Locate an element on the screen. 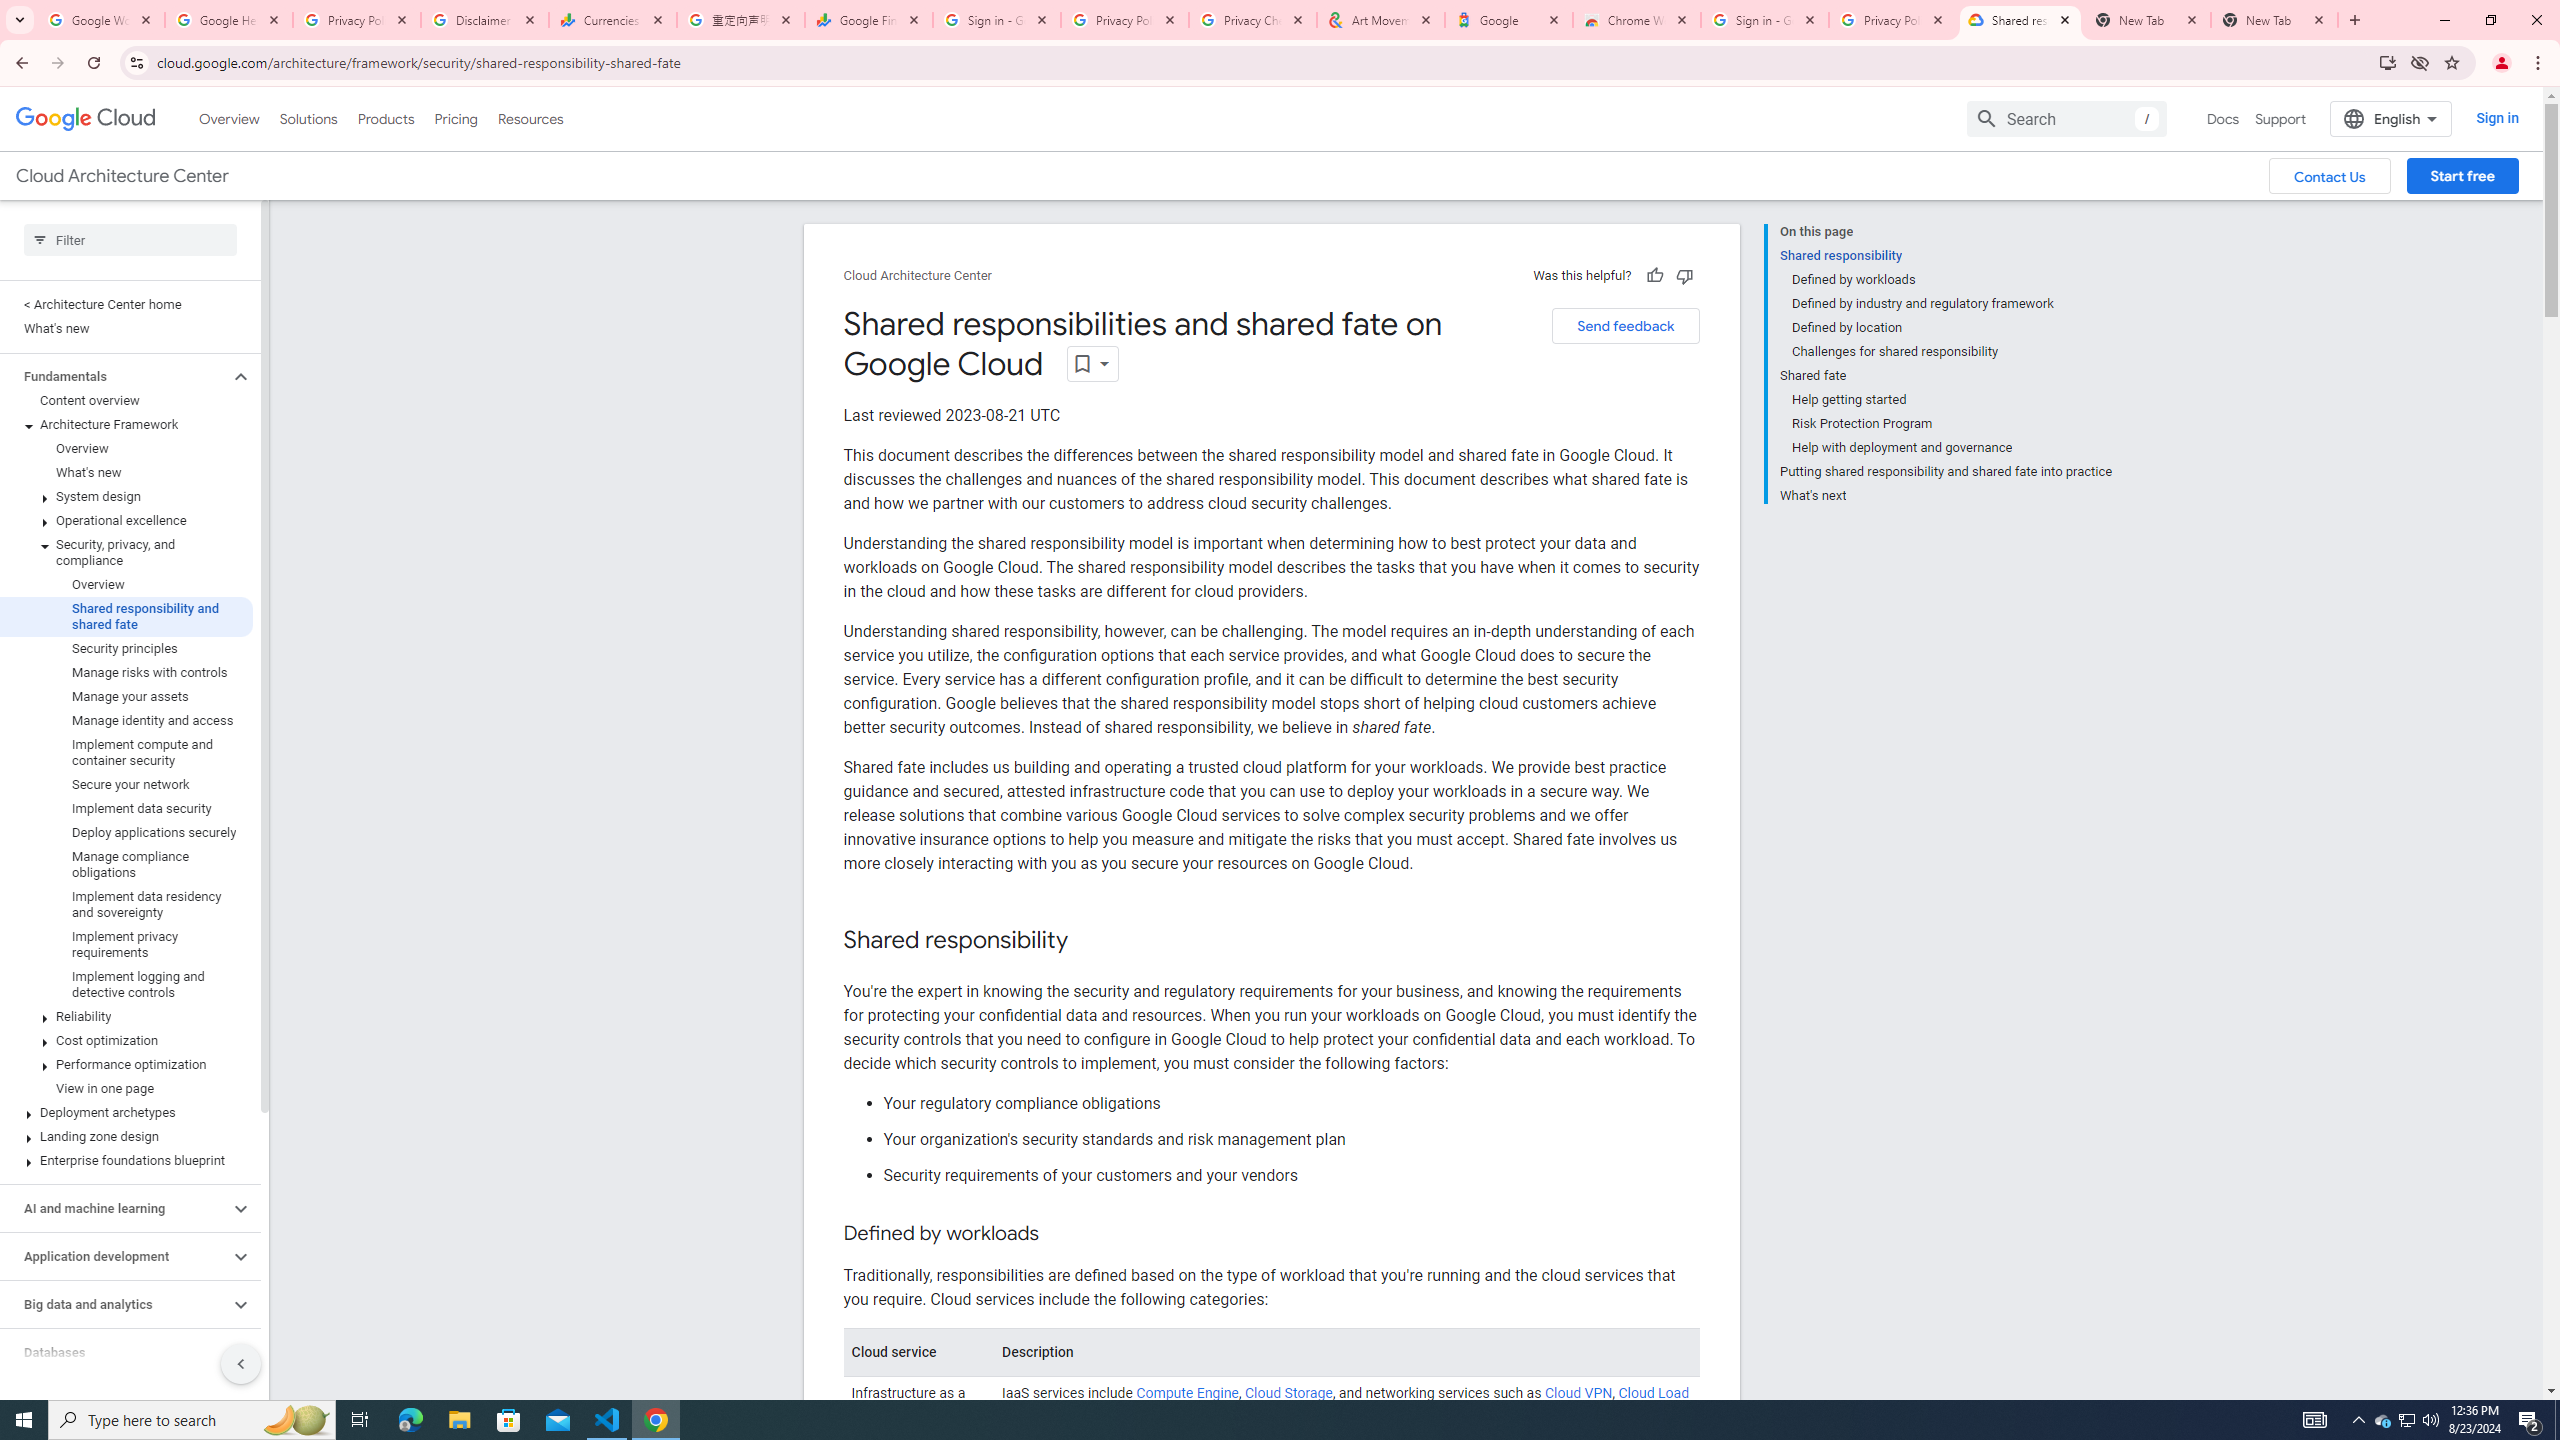  'Chrome Web Store - Color themes by Chrome' is located at coordinates (1636, 19).